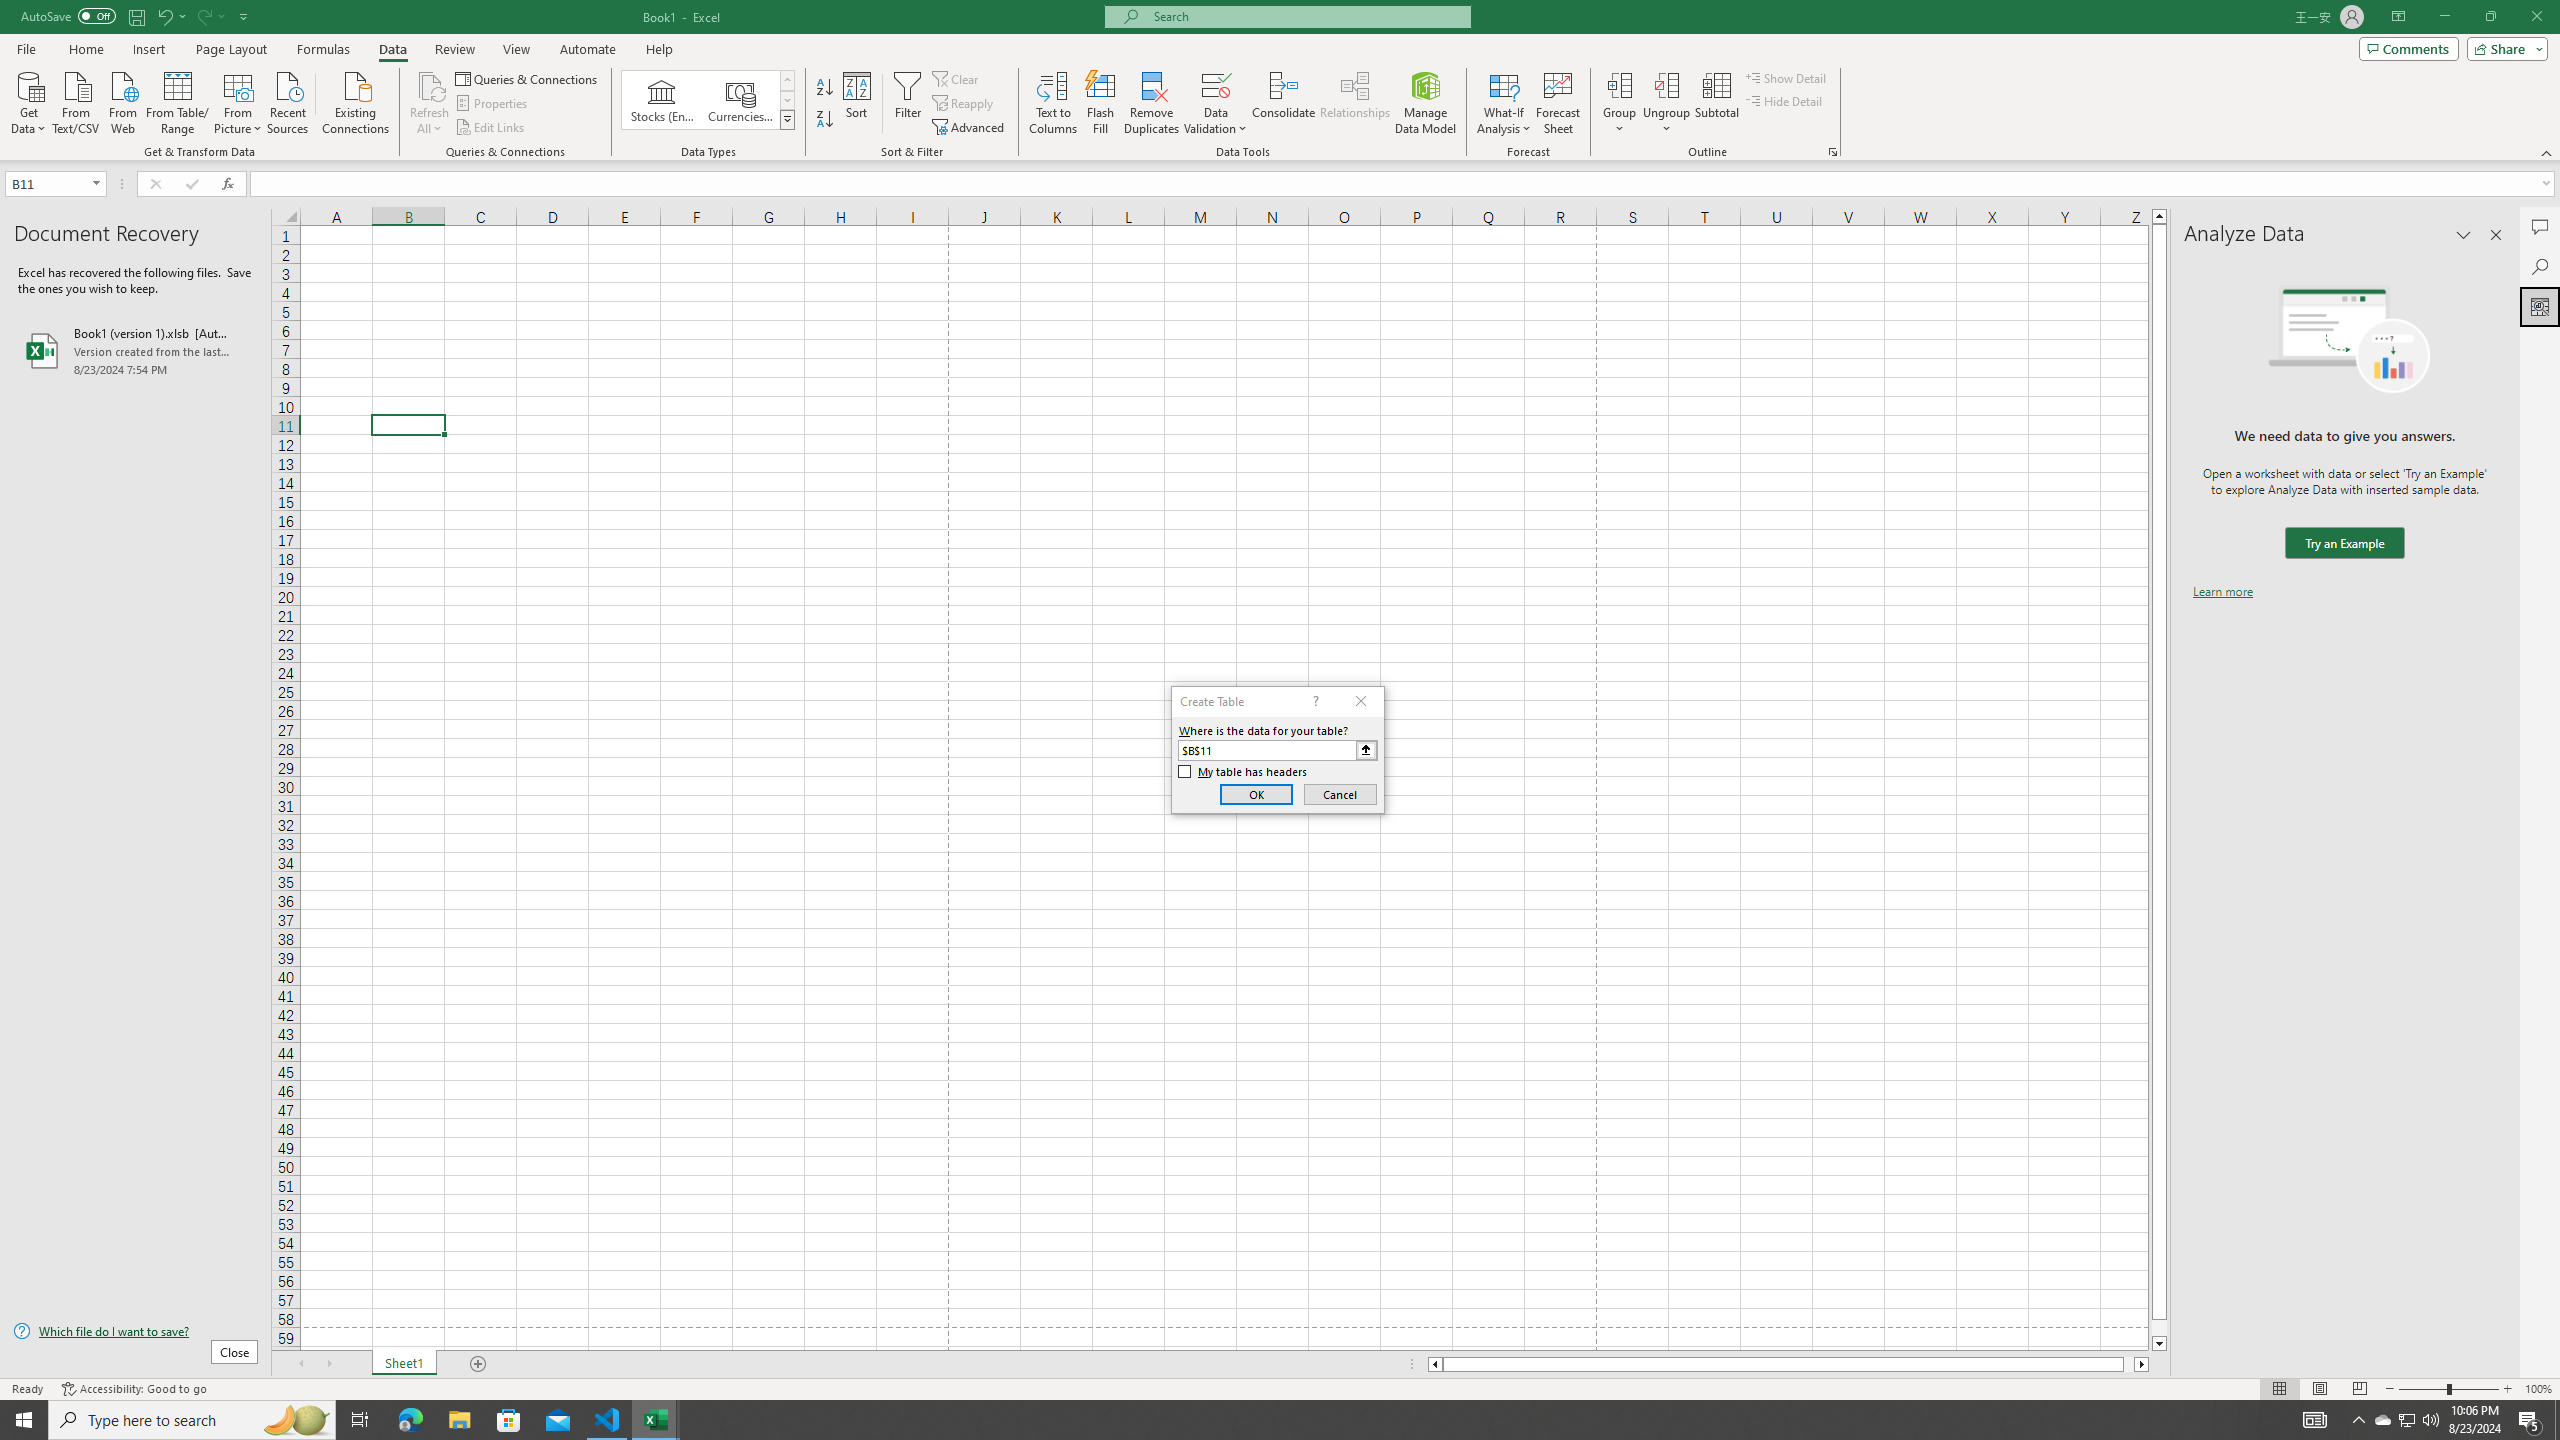  What do you see at coordinates (493, 103) in the screenshot?
I see `'Properties'` at bounding box center [493, 103].